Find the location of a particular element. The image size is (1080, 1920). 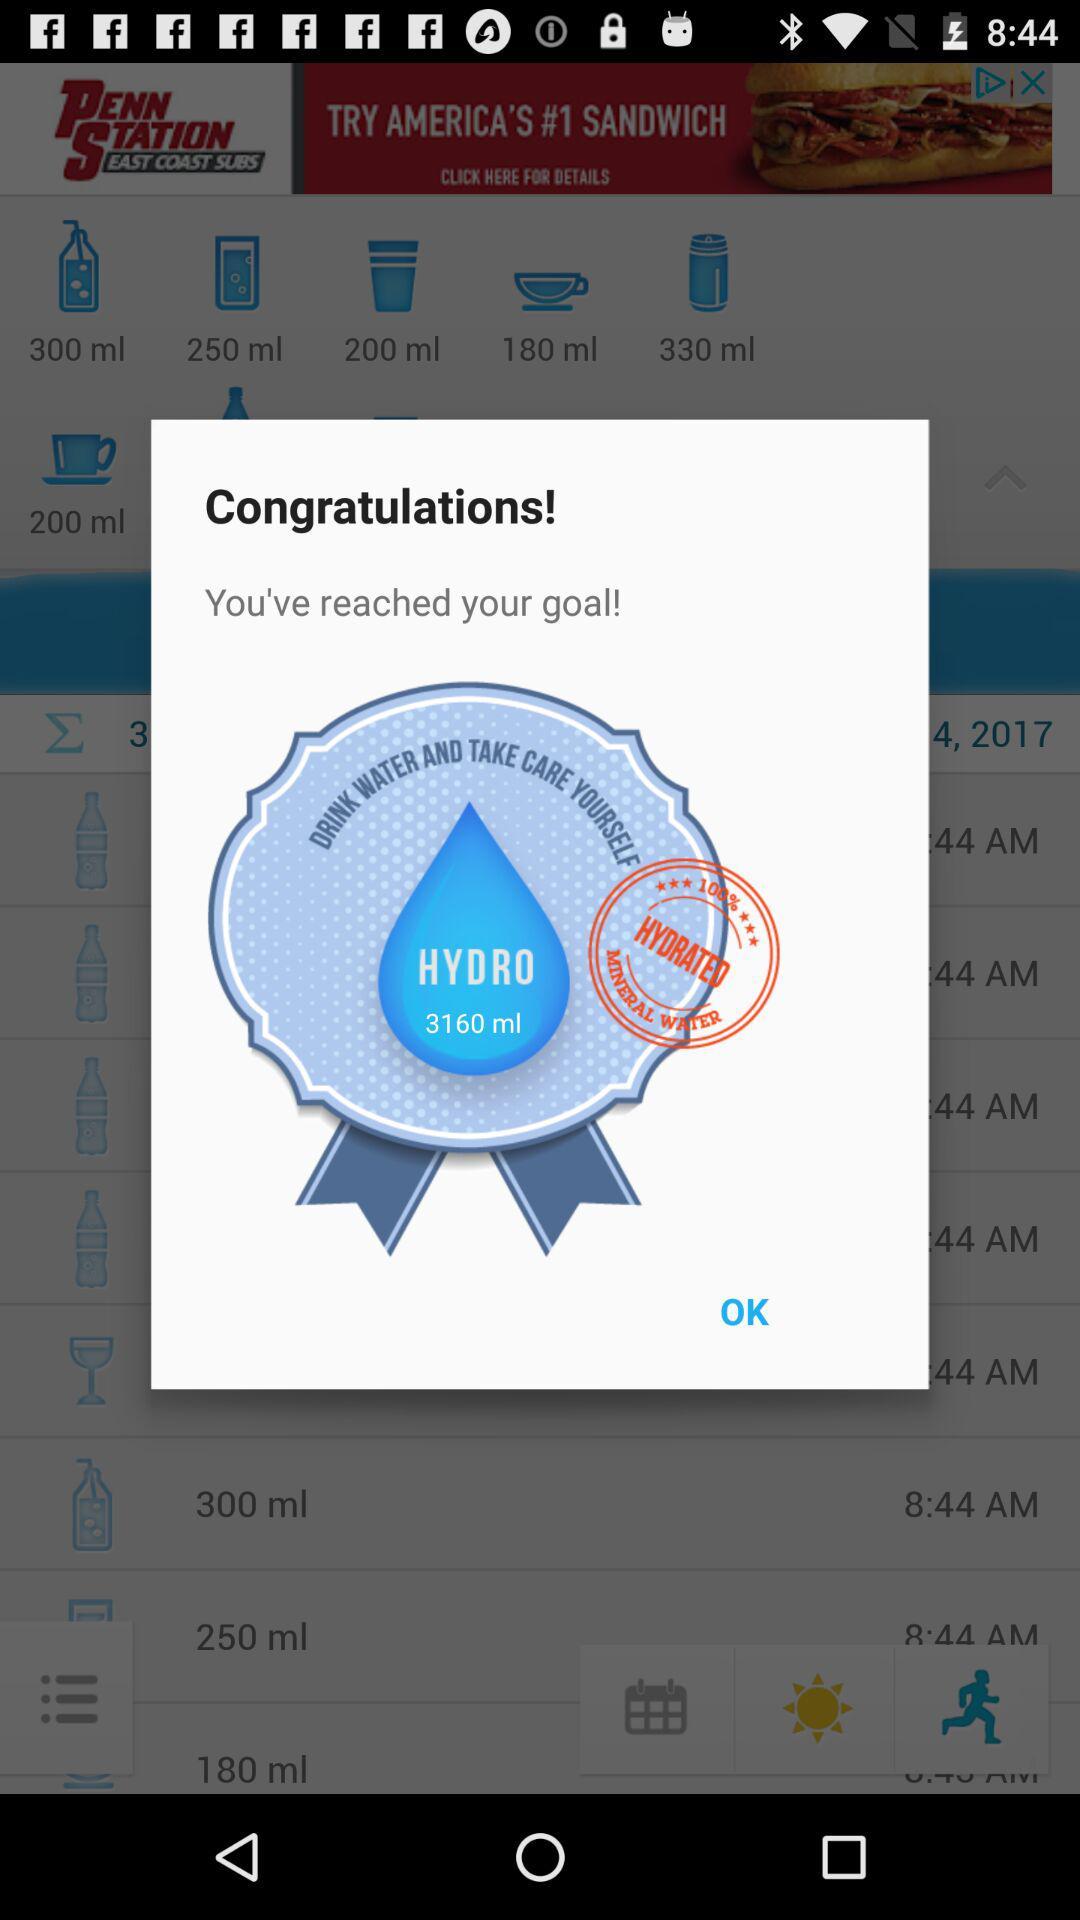

the button at the bottom right corner is located at coordinates (789, 1324).